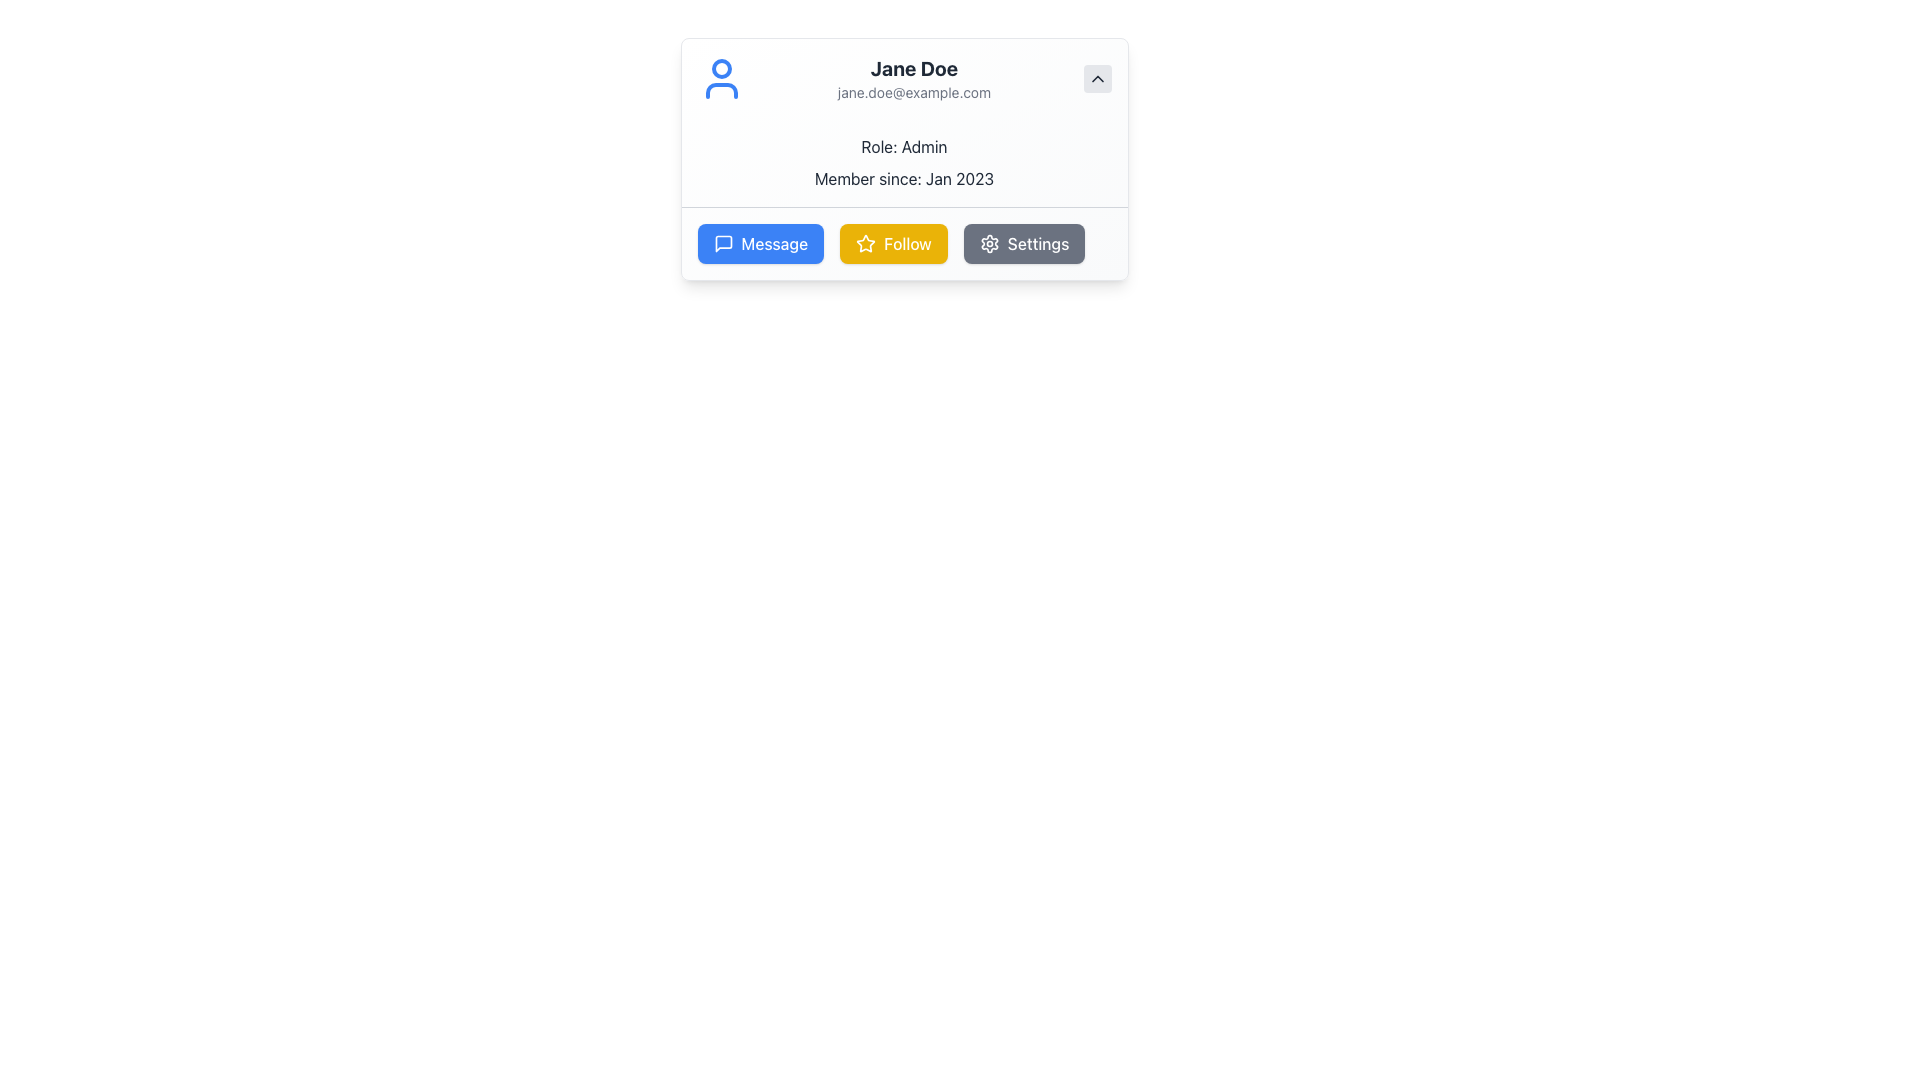 Image resolution: width=1920 pixels, height=1080 pixels. I want to click on the settings icon located in the lower-right corner of the user card interface, so click(989, 242).